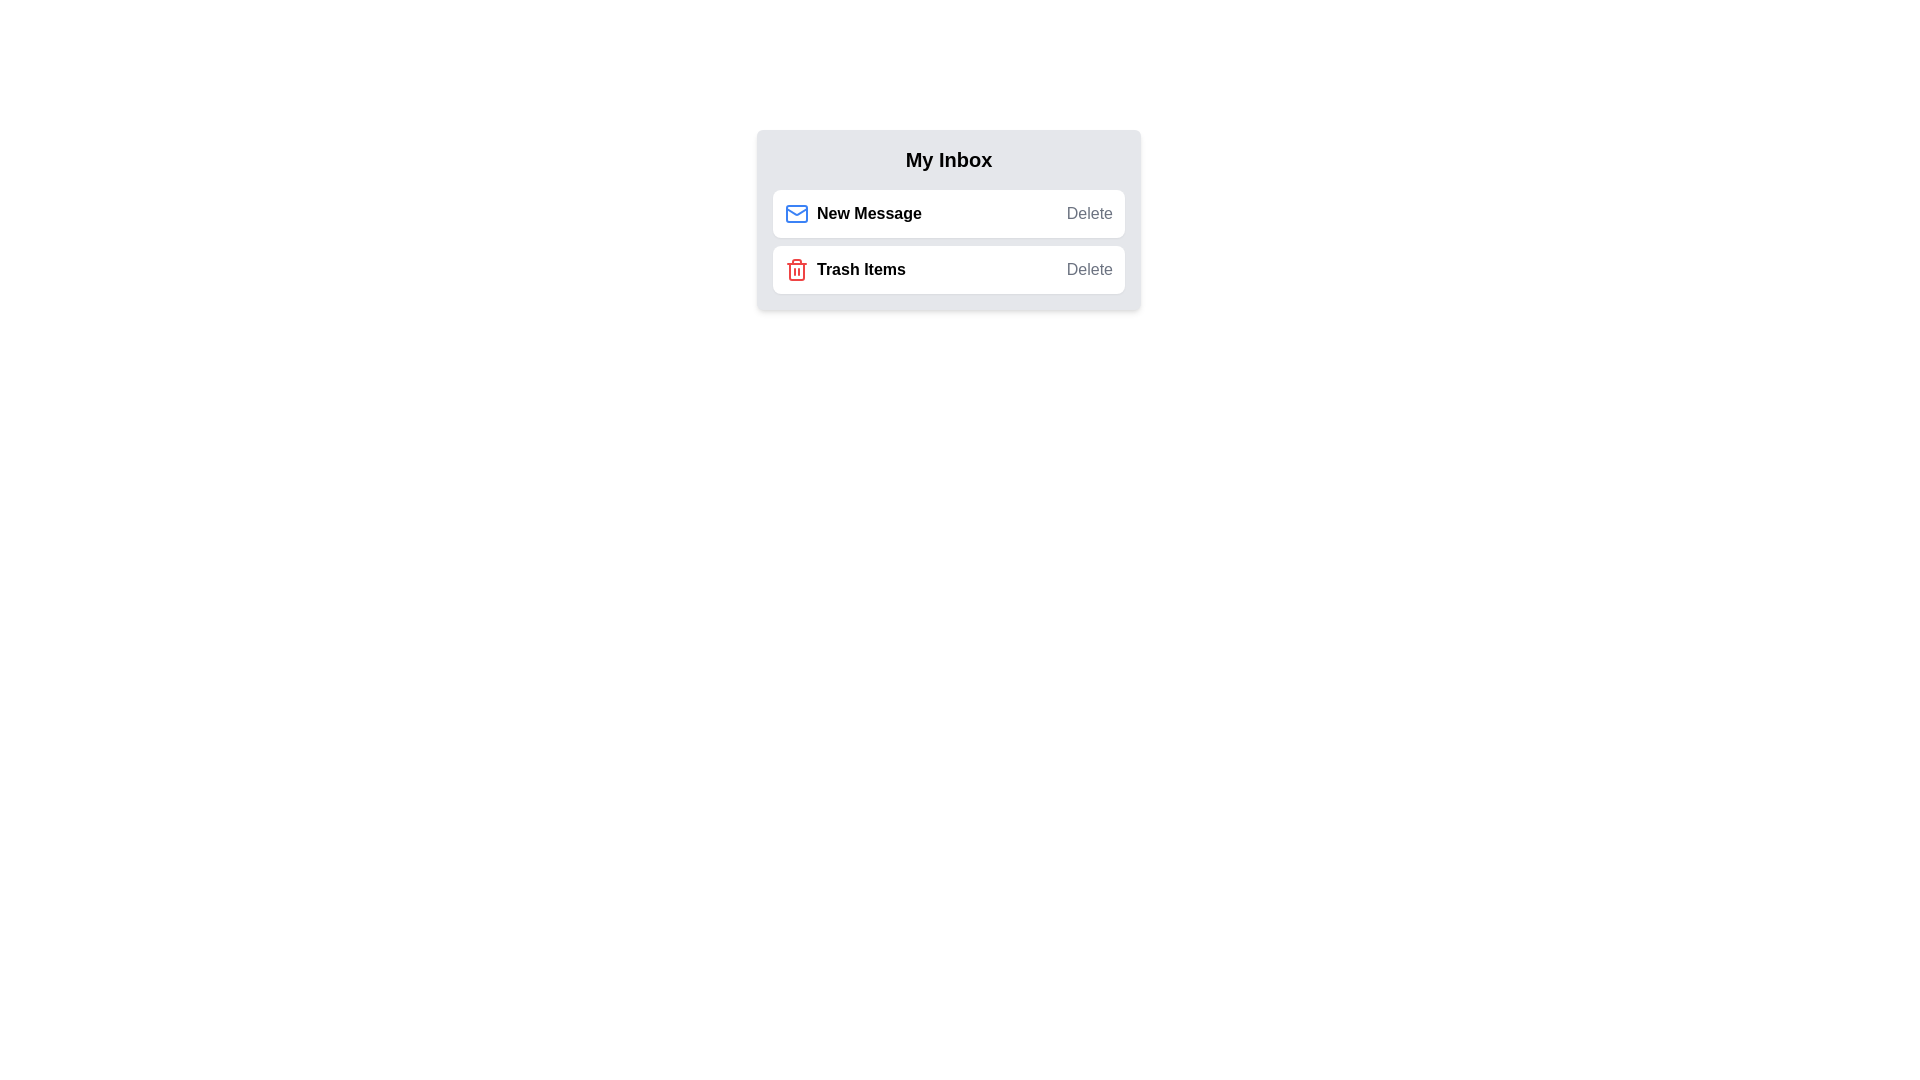  What do you see at coordinates (1088, 270) in the screenshot?
I see `the delete button for Trash Items` at bounding box center [1088, 270].